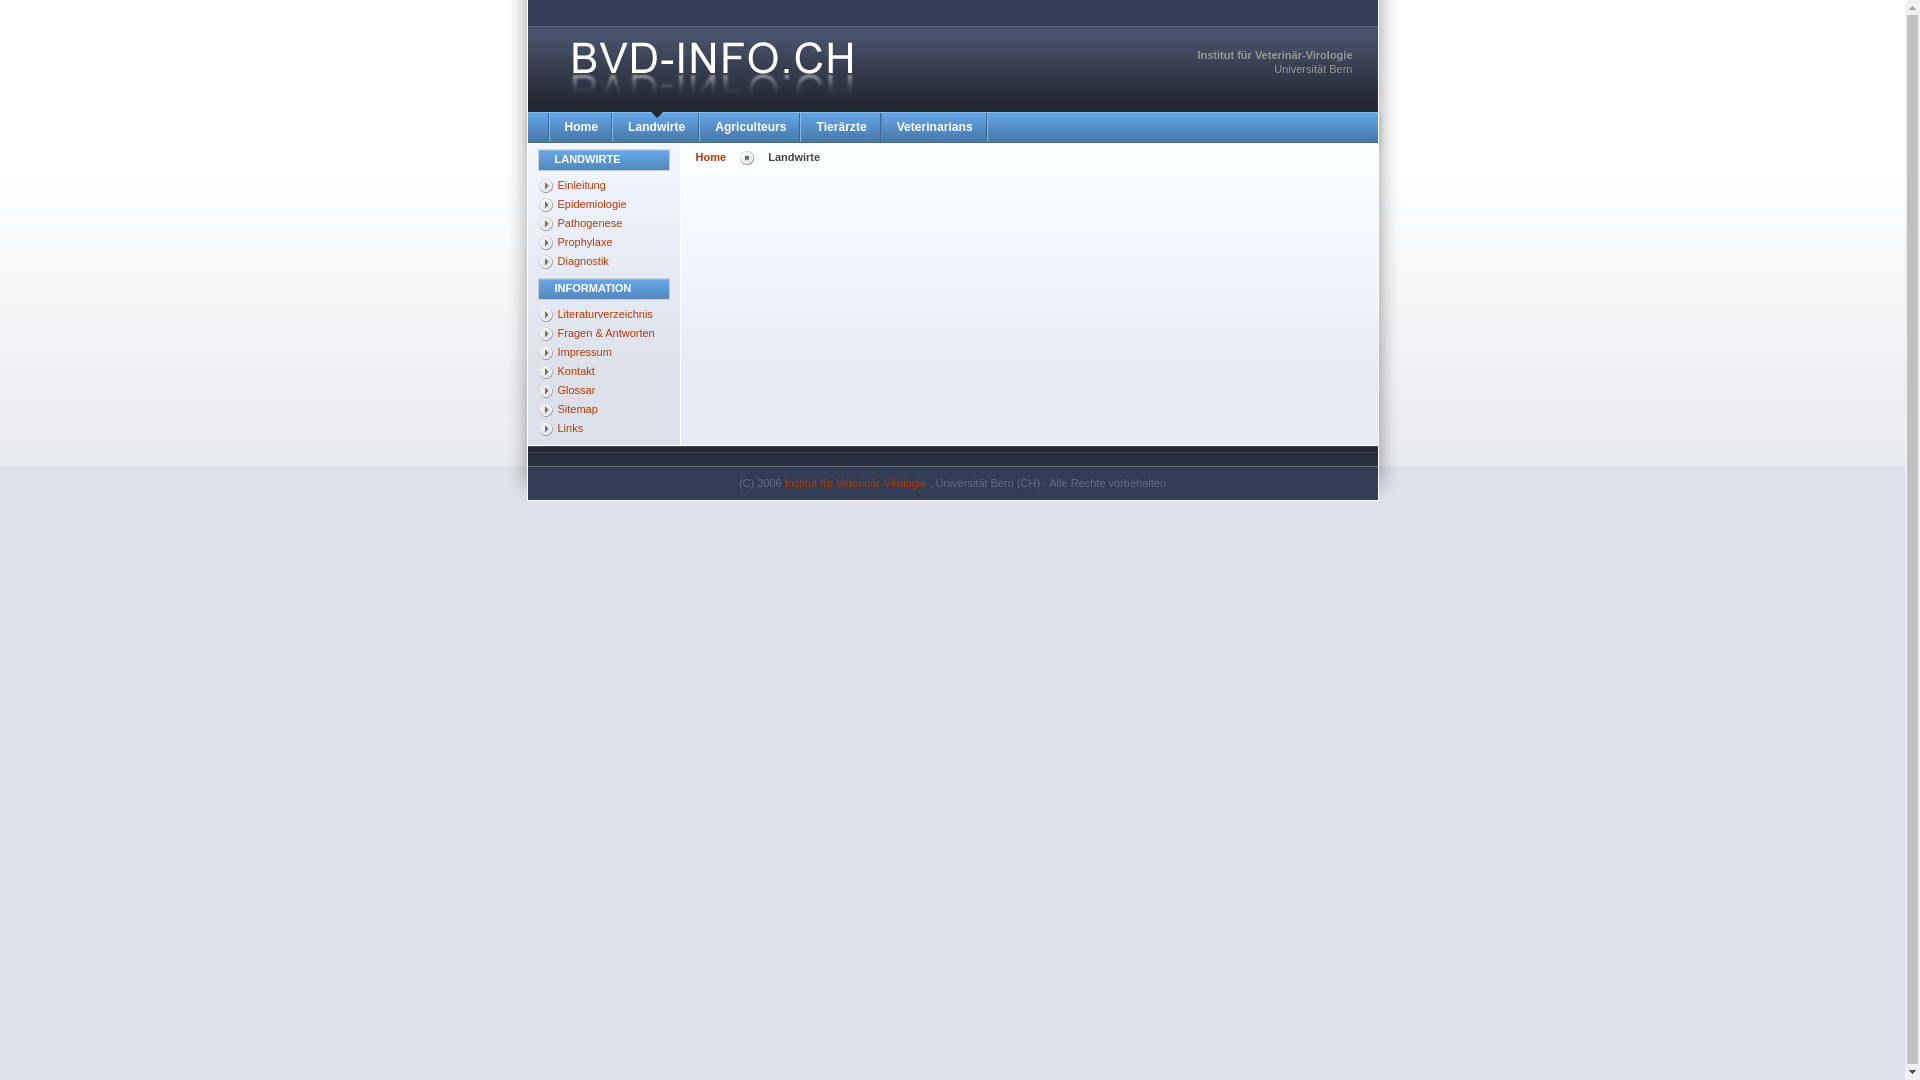  What do you see at coordinates (603, 242) in the screenshot?
I see `'Prophylaxe'` at bounding box center [603, 242].